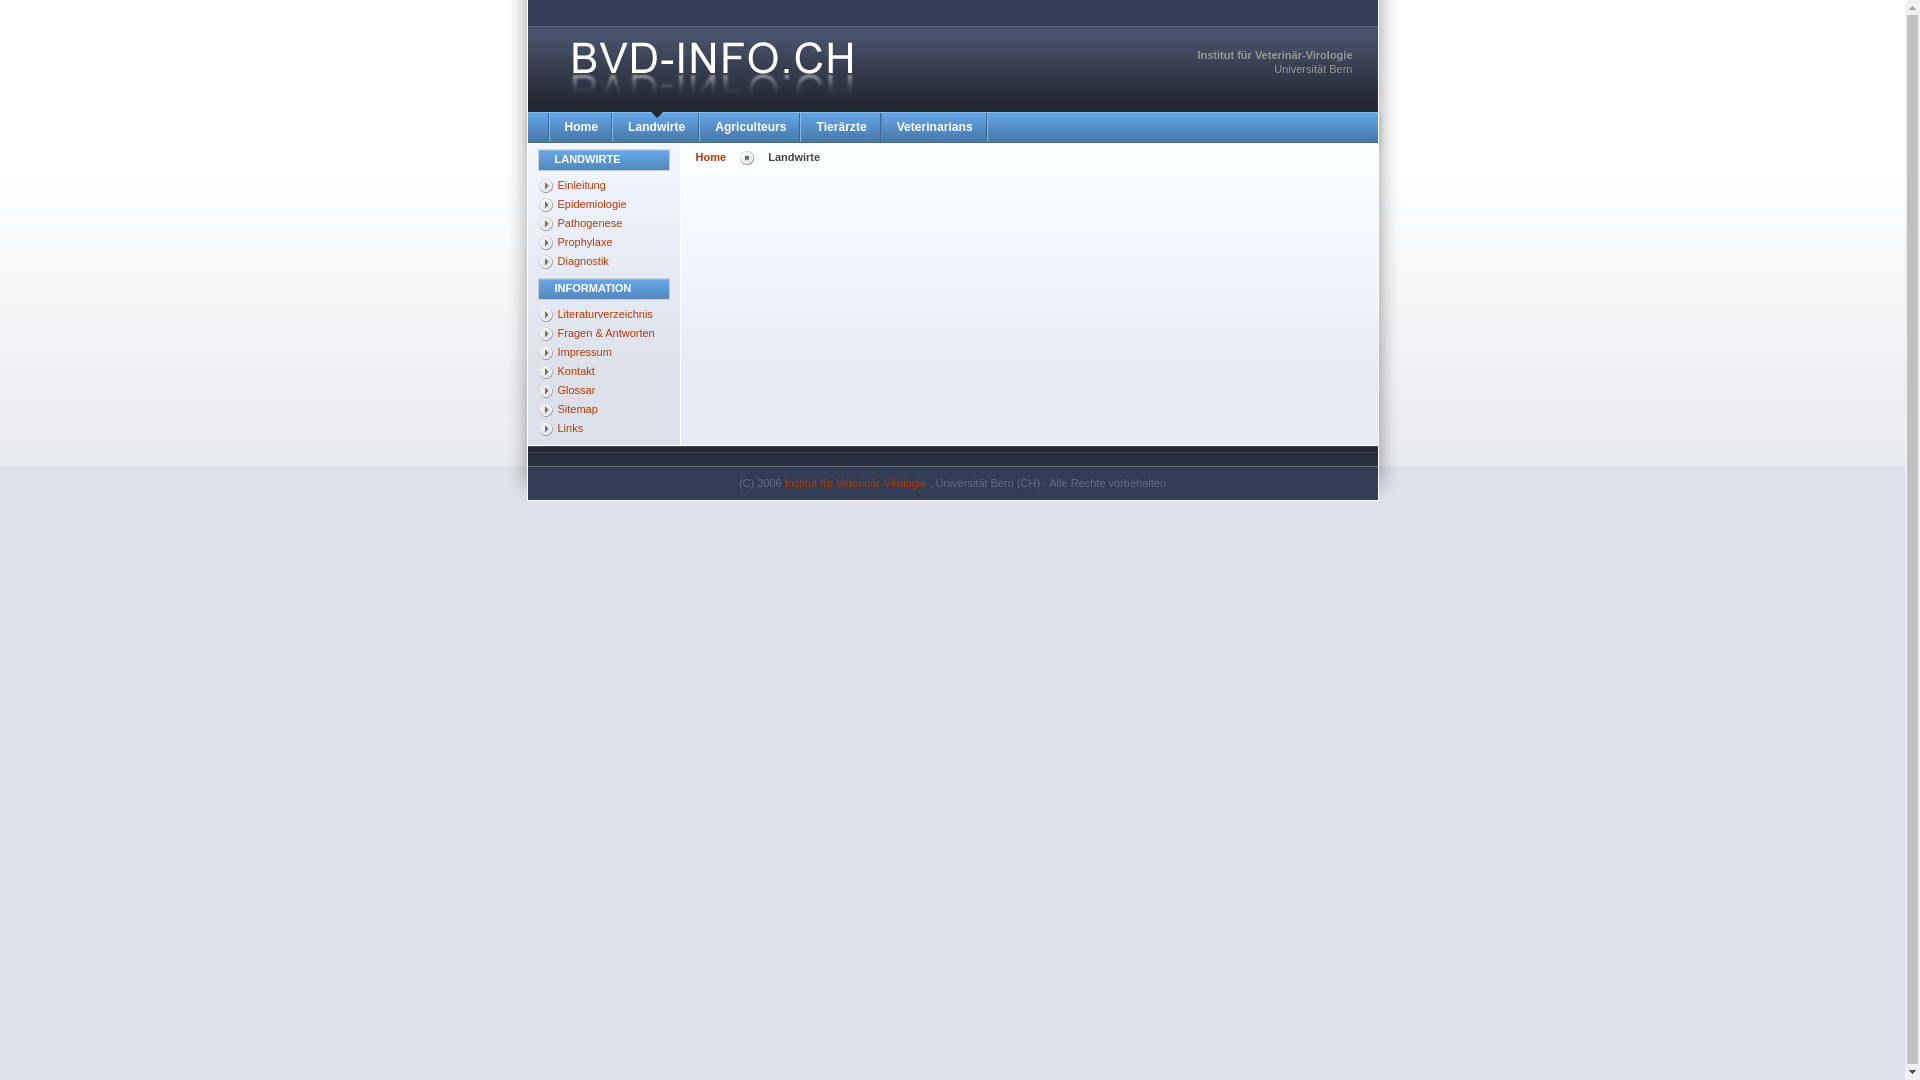  What do you see at coordinates (603, 242) in the screenshot?
I see `'Prophylaxe'` at bounding box center [603, 242].